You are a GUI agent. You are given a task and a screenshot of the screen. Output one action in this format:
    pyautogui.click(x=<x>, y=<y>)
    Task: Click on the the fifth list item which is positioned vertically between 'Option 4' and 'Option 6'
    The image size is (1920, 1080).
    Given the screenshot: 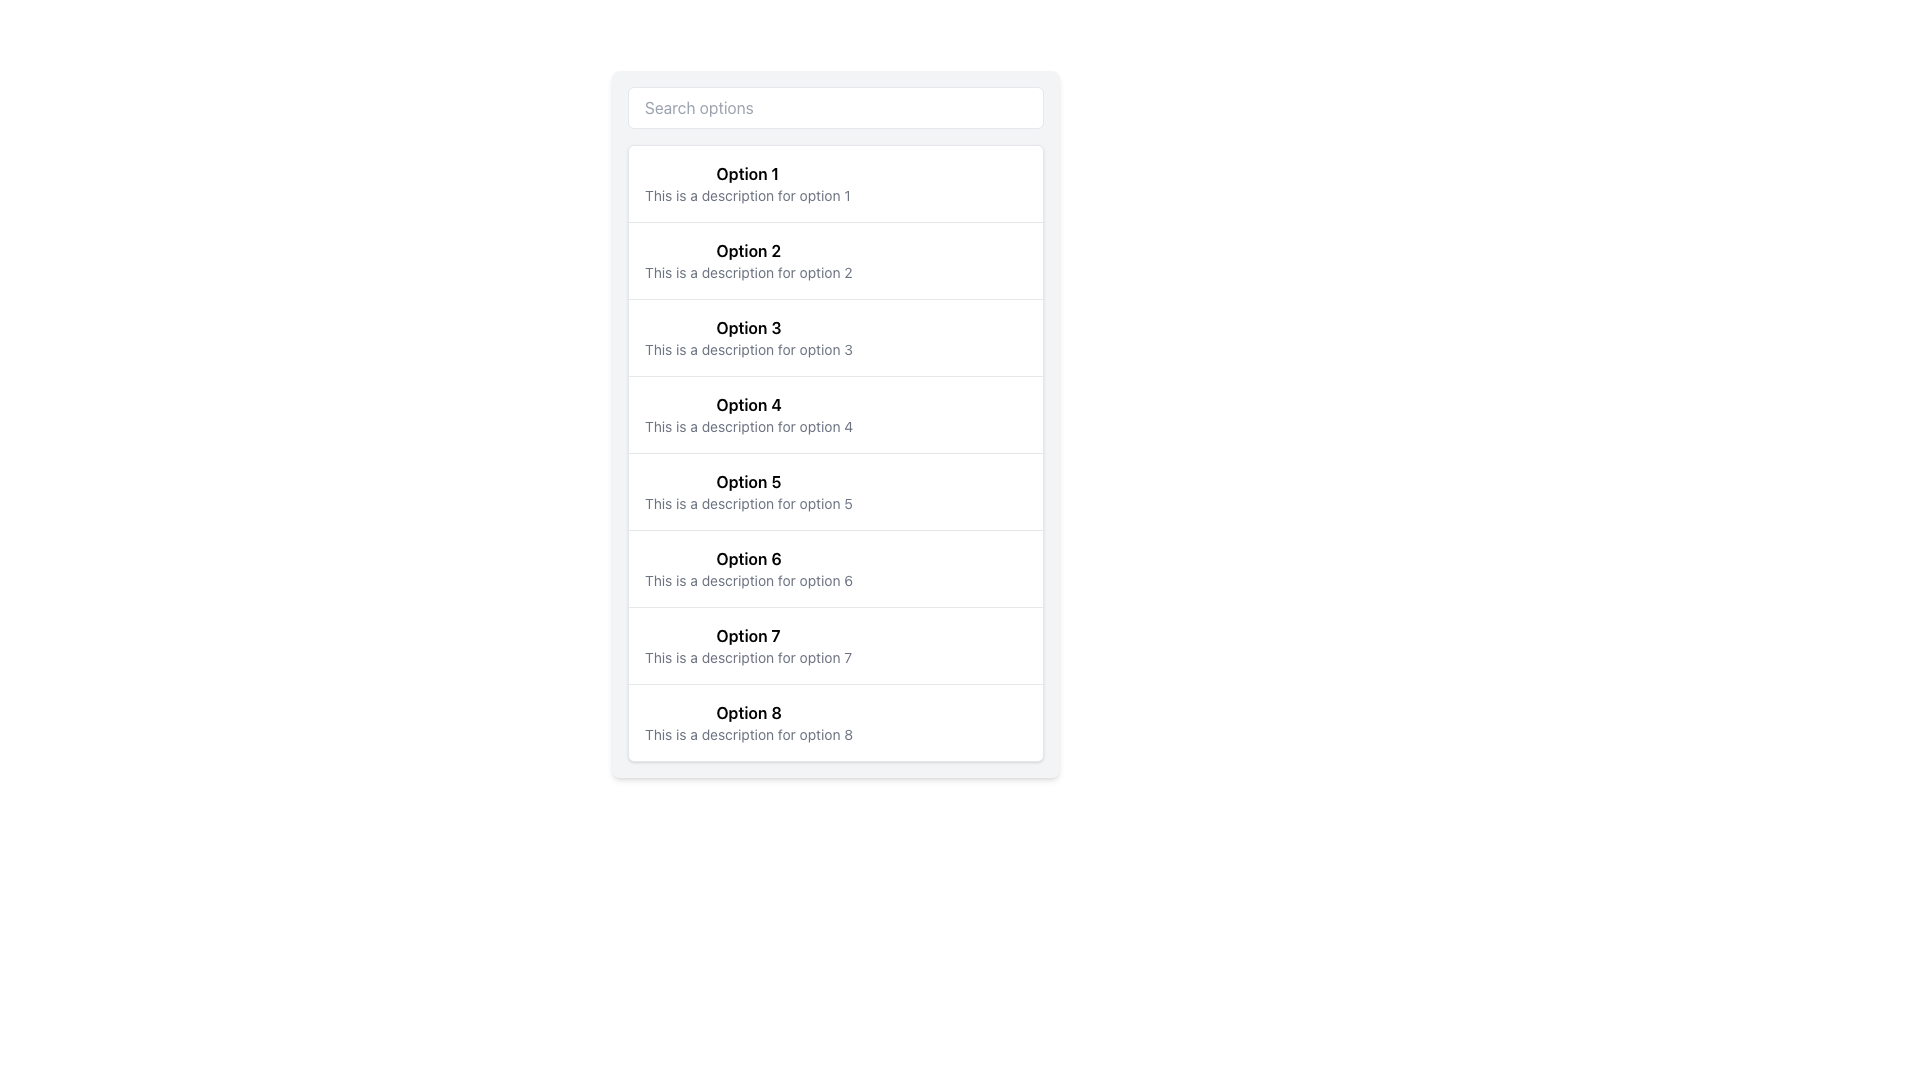 What is the action you would take?
    pyautogui.click(x=835, y=491)
    